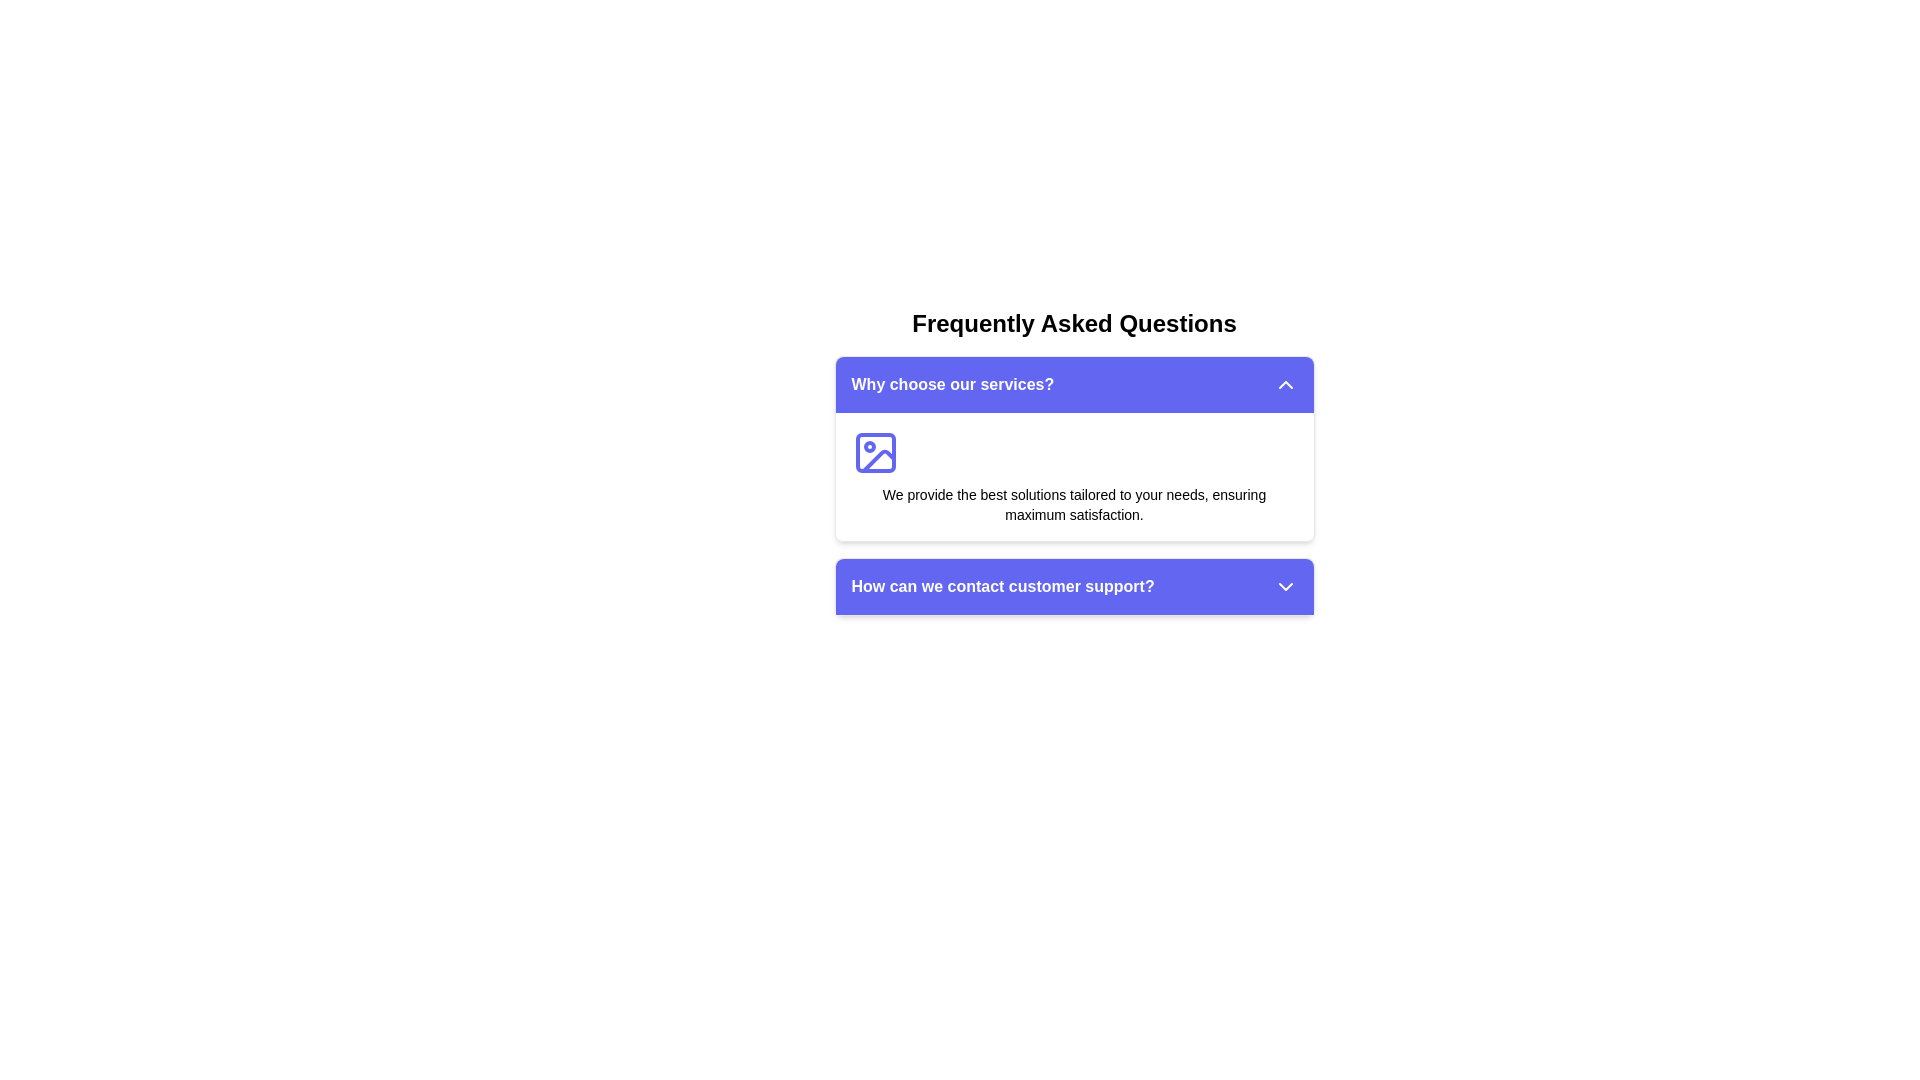  What do you see at coordinates (1285, 585) in the screenshot?
I see `the downward-facing chevron icon located at the top-right corner of the bar labeled 'How can we contact customer support?'` at bounding box center [1285, 585].